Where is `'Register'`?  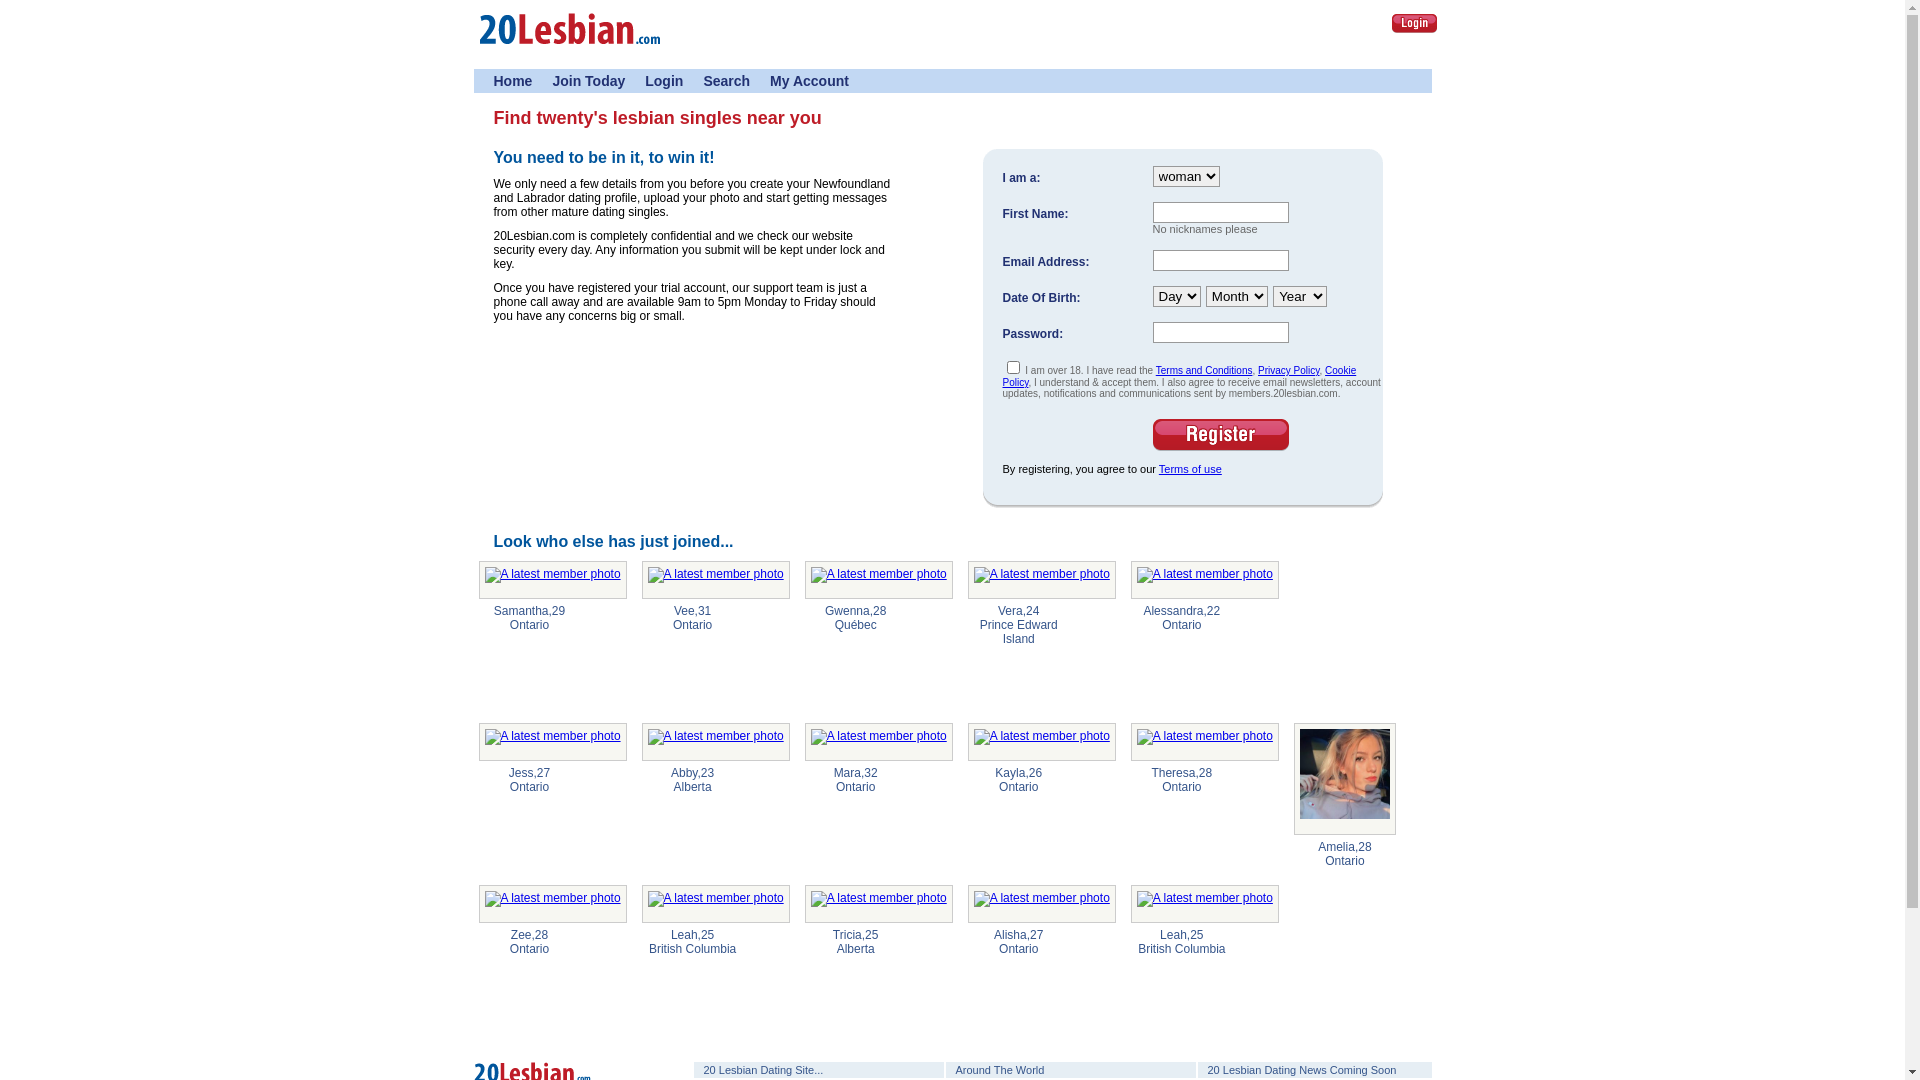
'Register' is located at coordinates (1218, 434).